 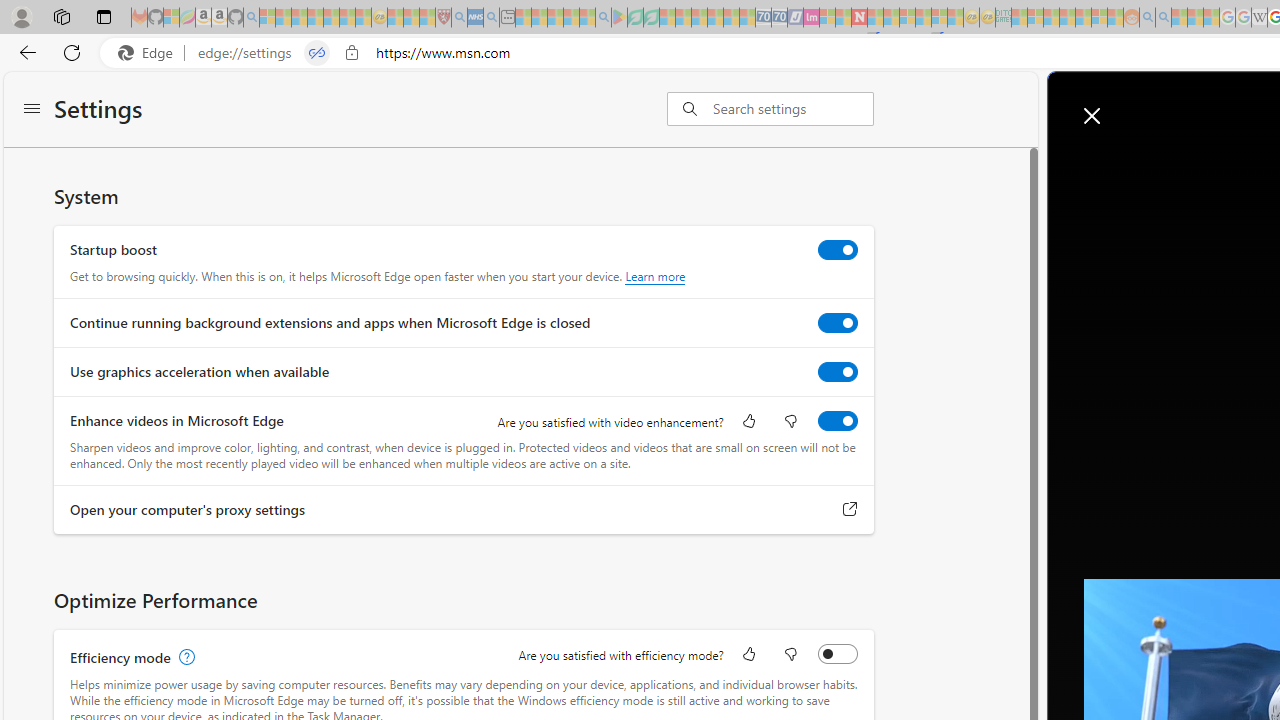 What do you see at coordinates (298, 17) in the screenshot?
I see `'The Weather Channel - MSN - Sleeping'` at bounding box center [298, 17].